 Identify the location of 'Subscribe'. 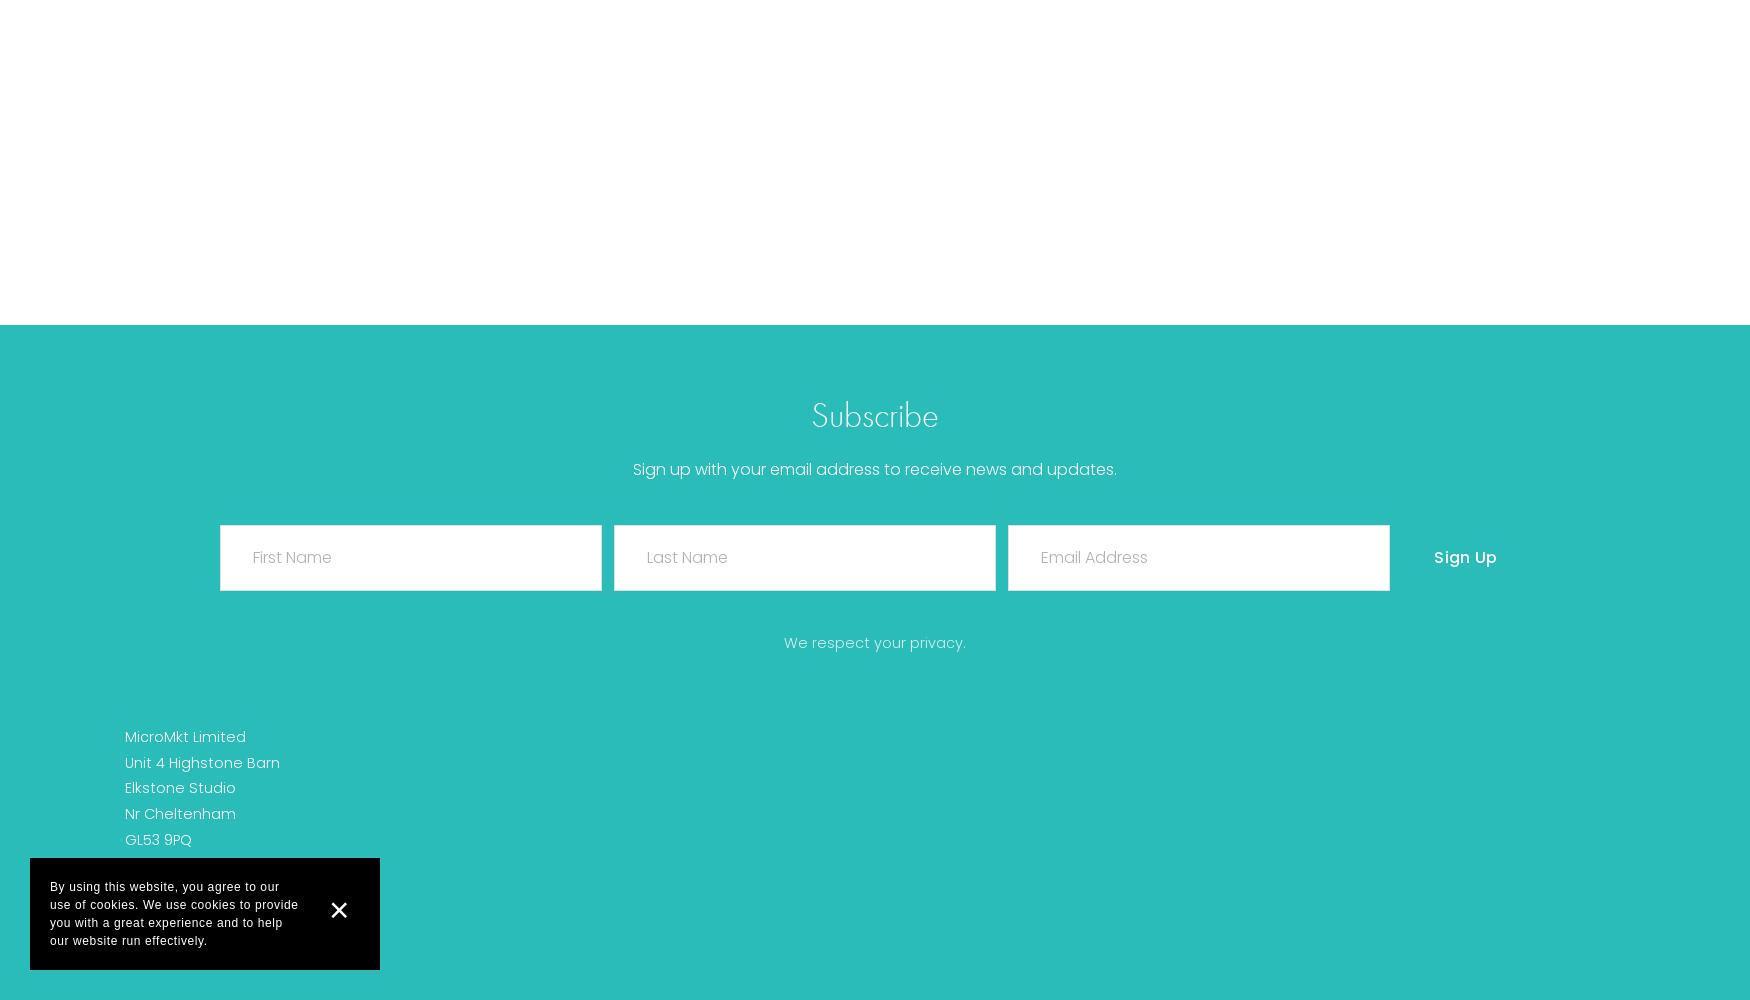
(875, 414).